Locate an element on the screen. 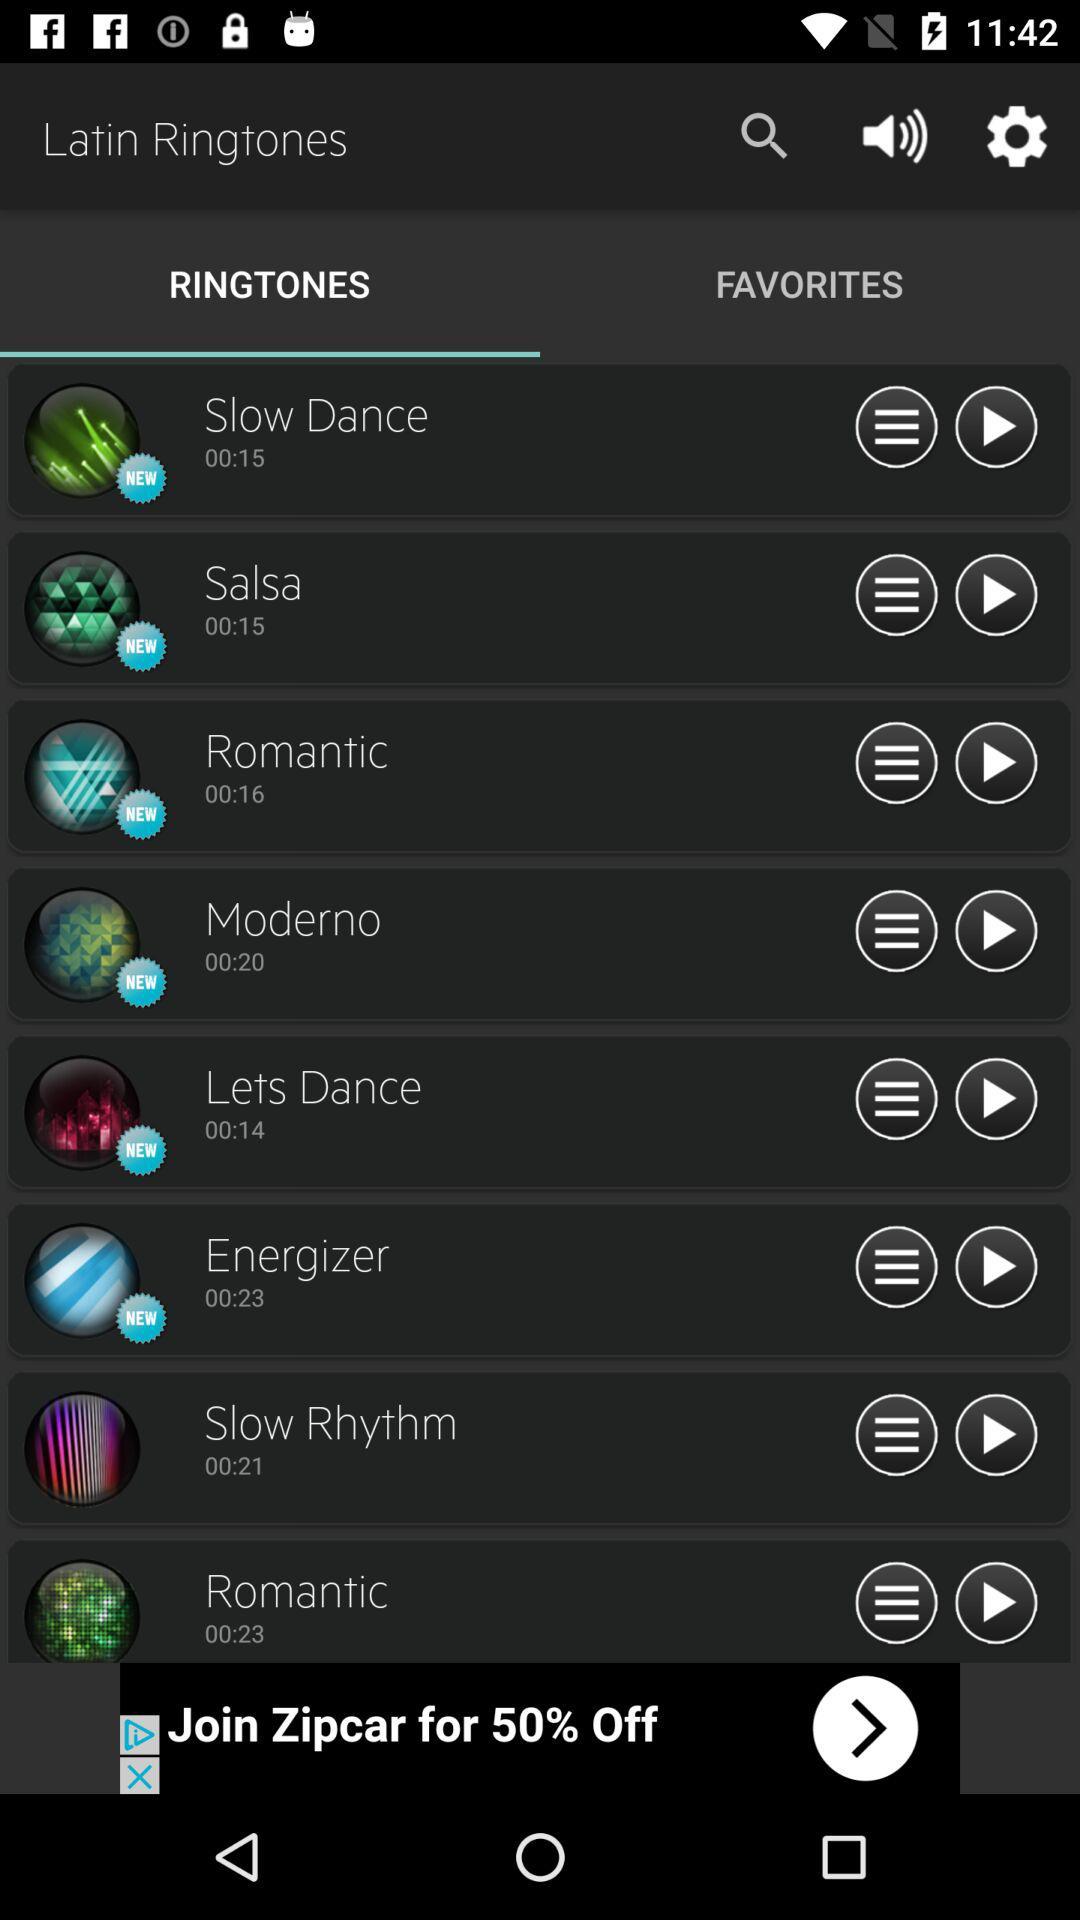  the 2nd play button from the bottom right side of the web page is located at coordinates (995, 1435).